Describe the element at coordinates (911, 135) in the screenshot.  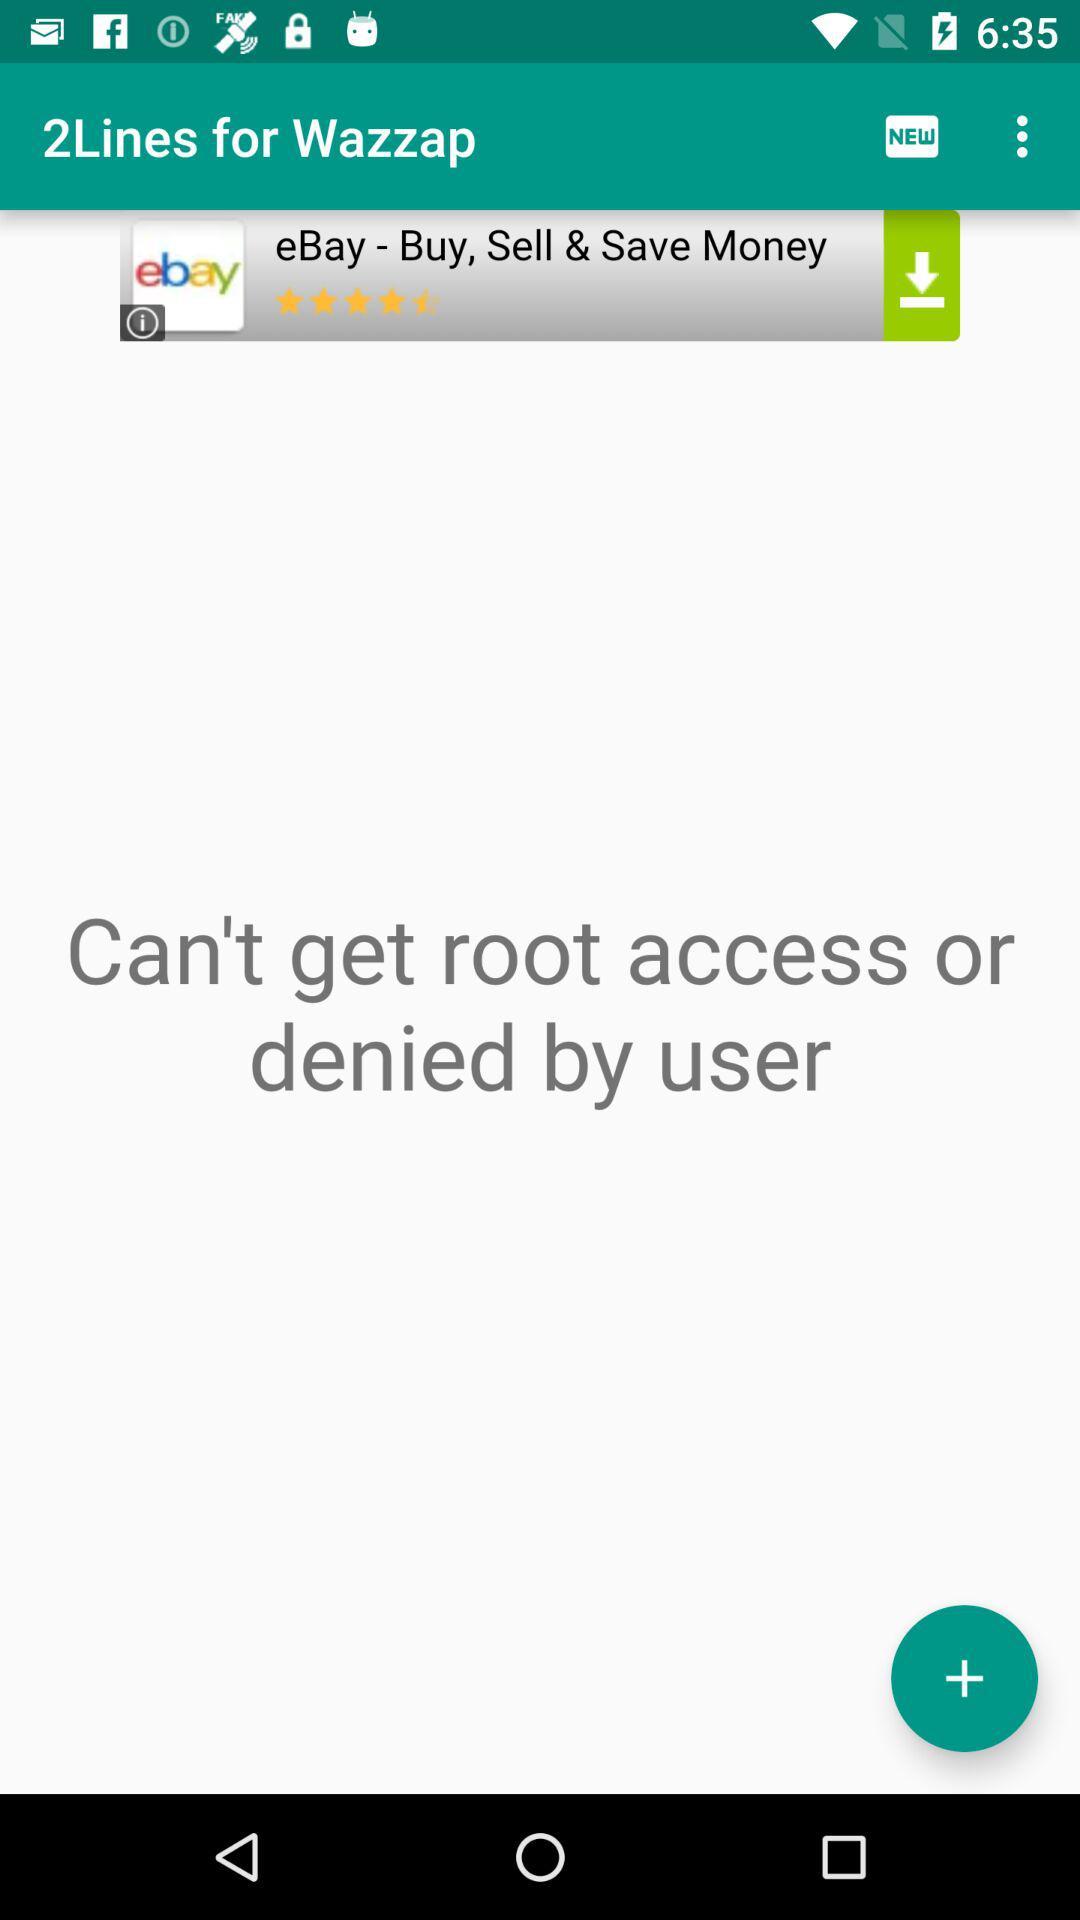
I see `the item next to the 2lines for wazzap item` at that location.